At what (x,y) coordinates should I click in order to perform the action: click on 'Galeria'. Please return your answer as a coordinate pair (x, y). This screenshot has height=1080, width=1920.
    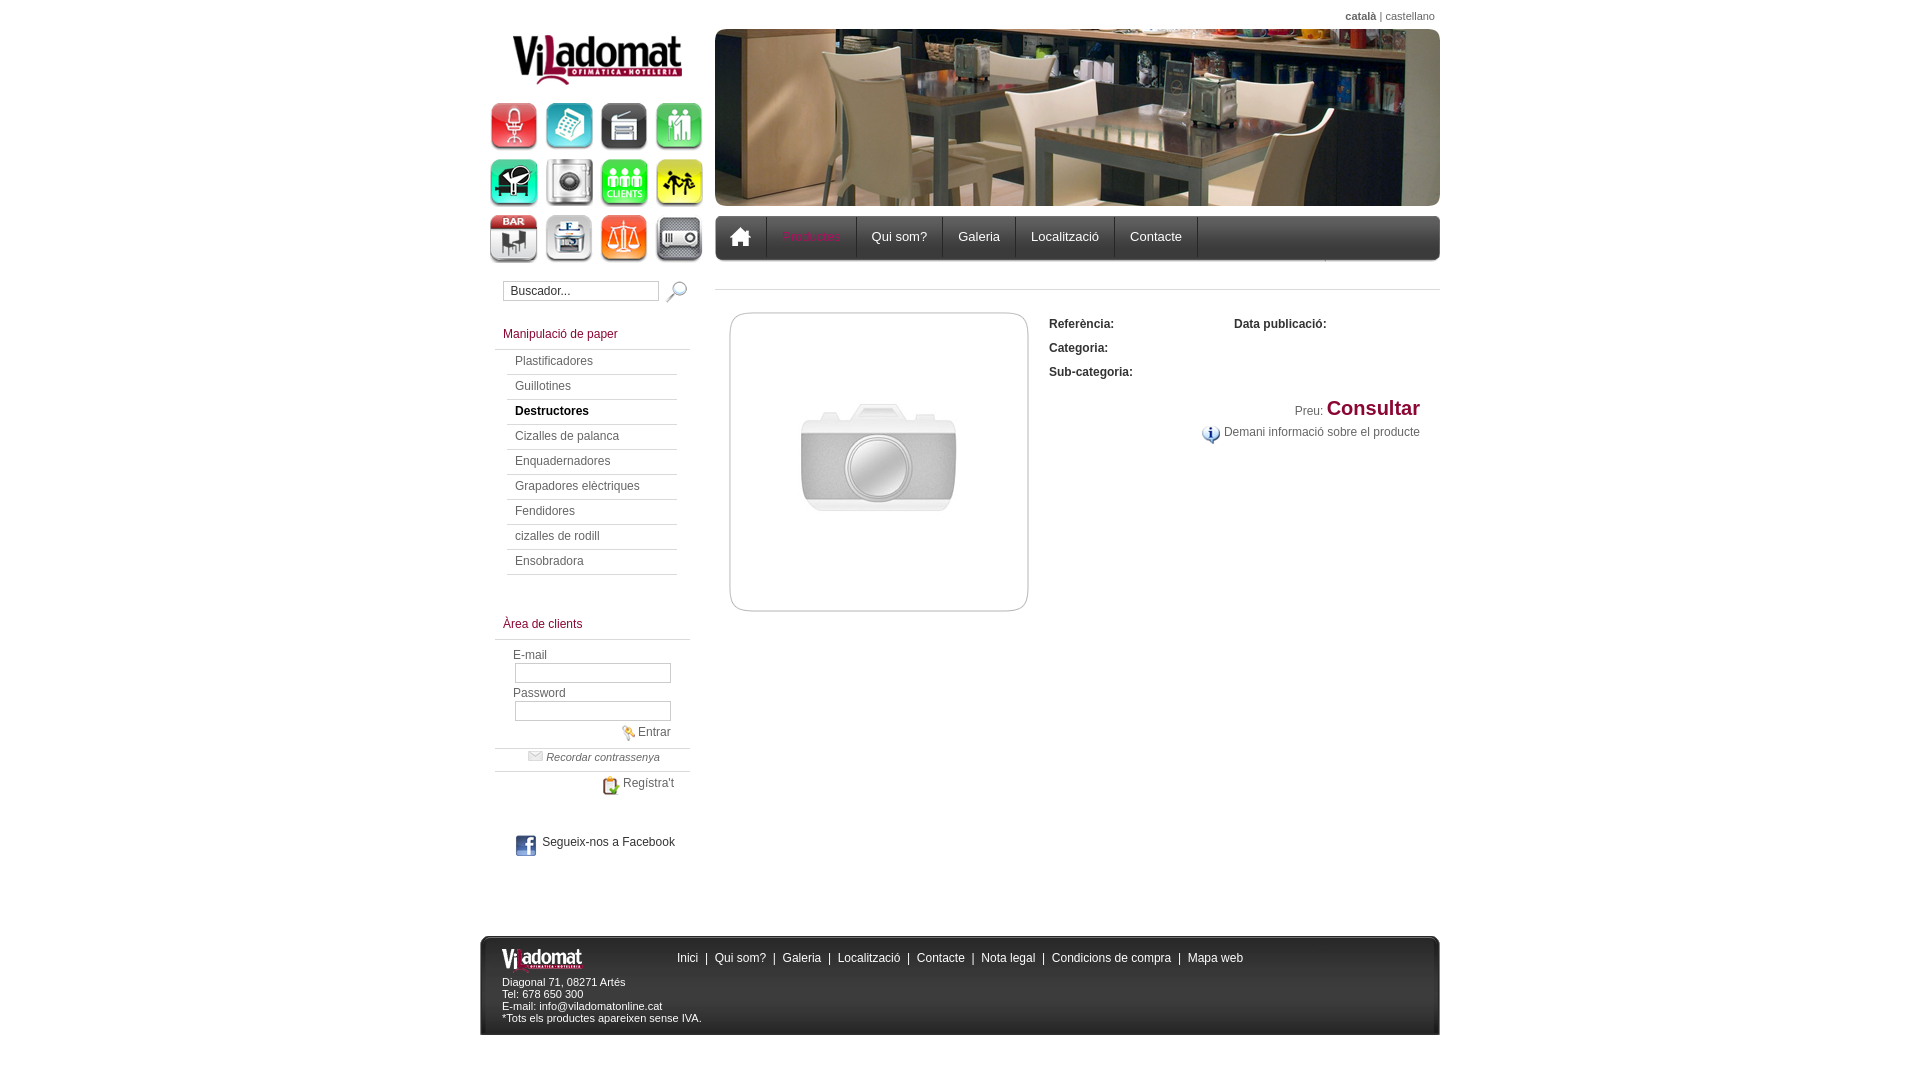
    Looking at the image, I should click on (979, 235).